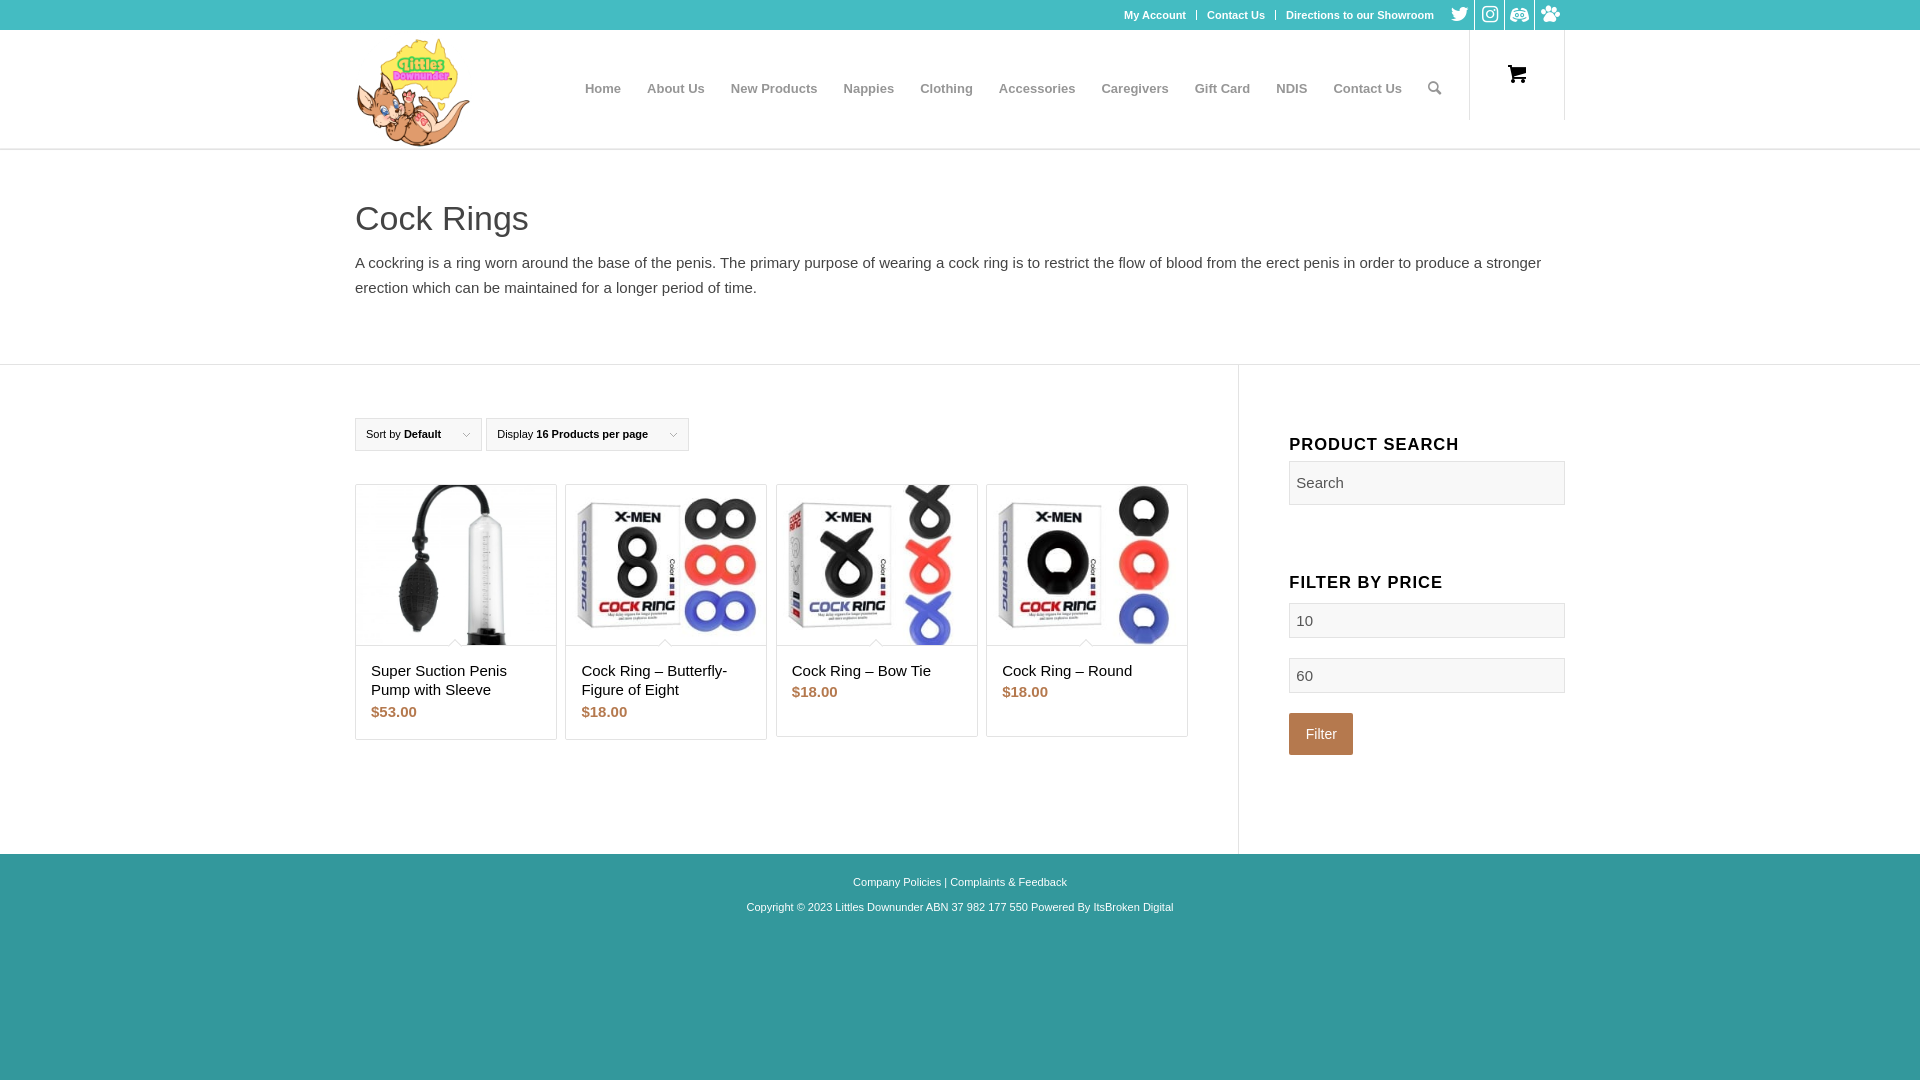 Image resolution: width=1920 pixels, height=1080 pixels. Describe the element at coordinates (1320, 733) in the screenshot. I see `'Filter'` at that location.